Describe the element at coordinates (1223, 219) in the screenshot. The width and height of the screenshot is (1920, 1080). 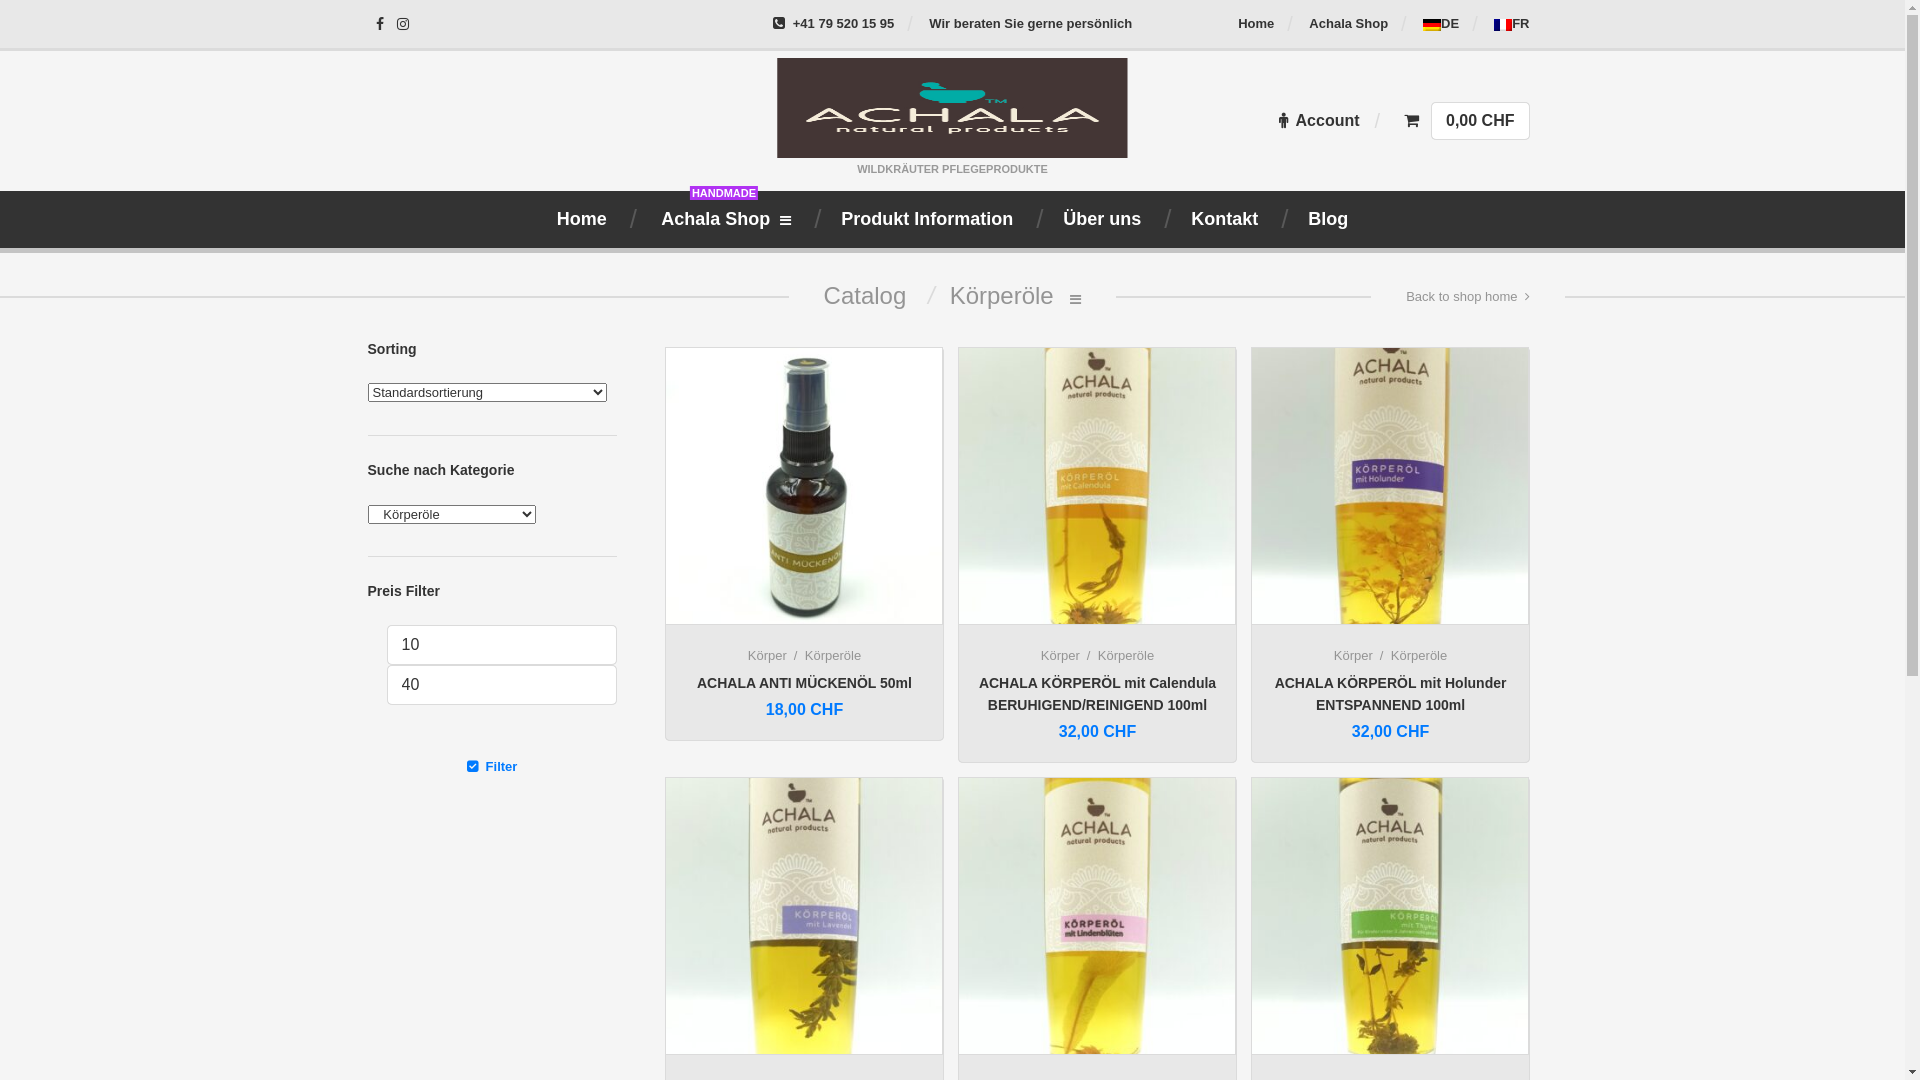
I see `'Kontakt'` at that location.